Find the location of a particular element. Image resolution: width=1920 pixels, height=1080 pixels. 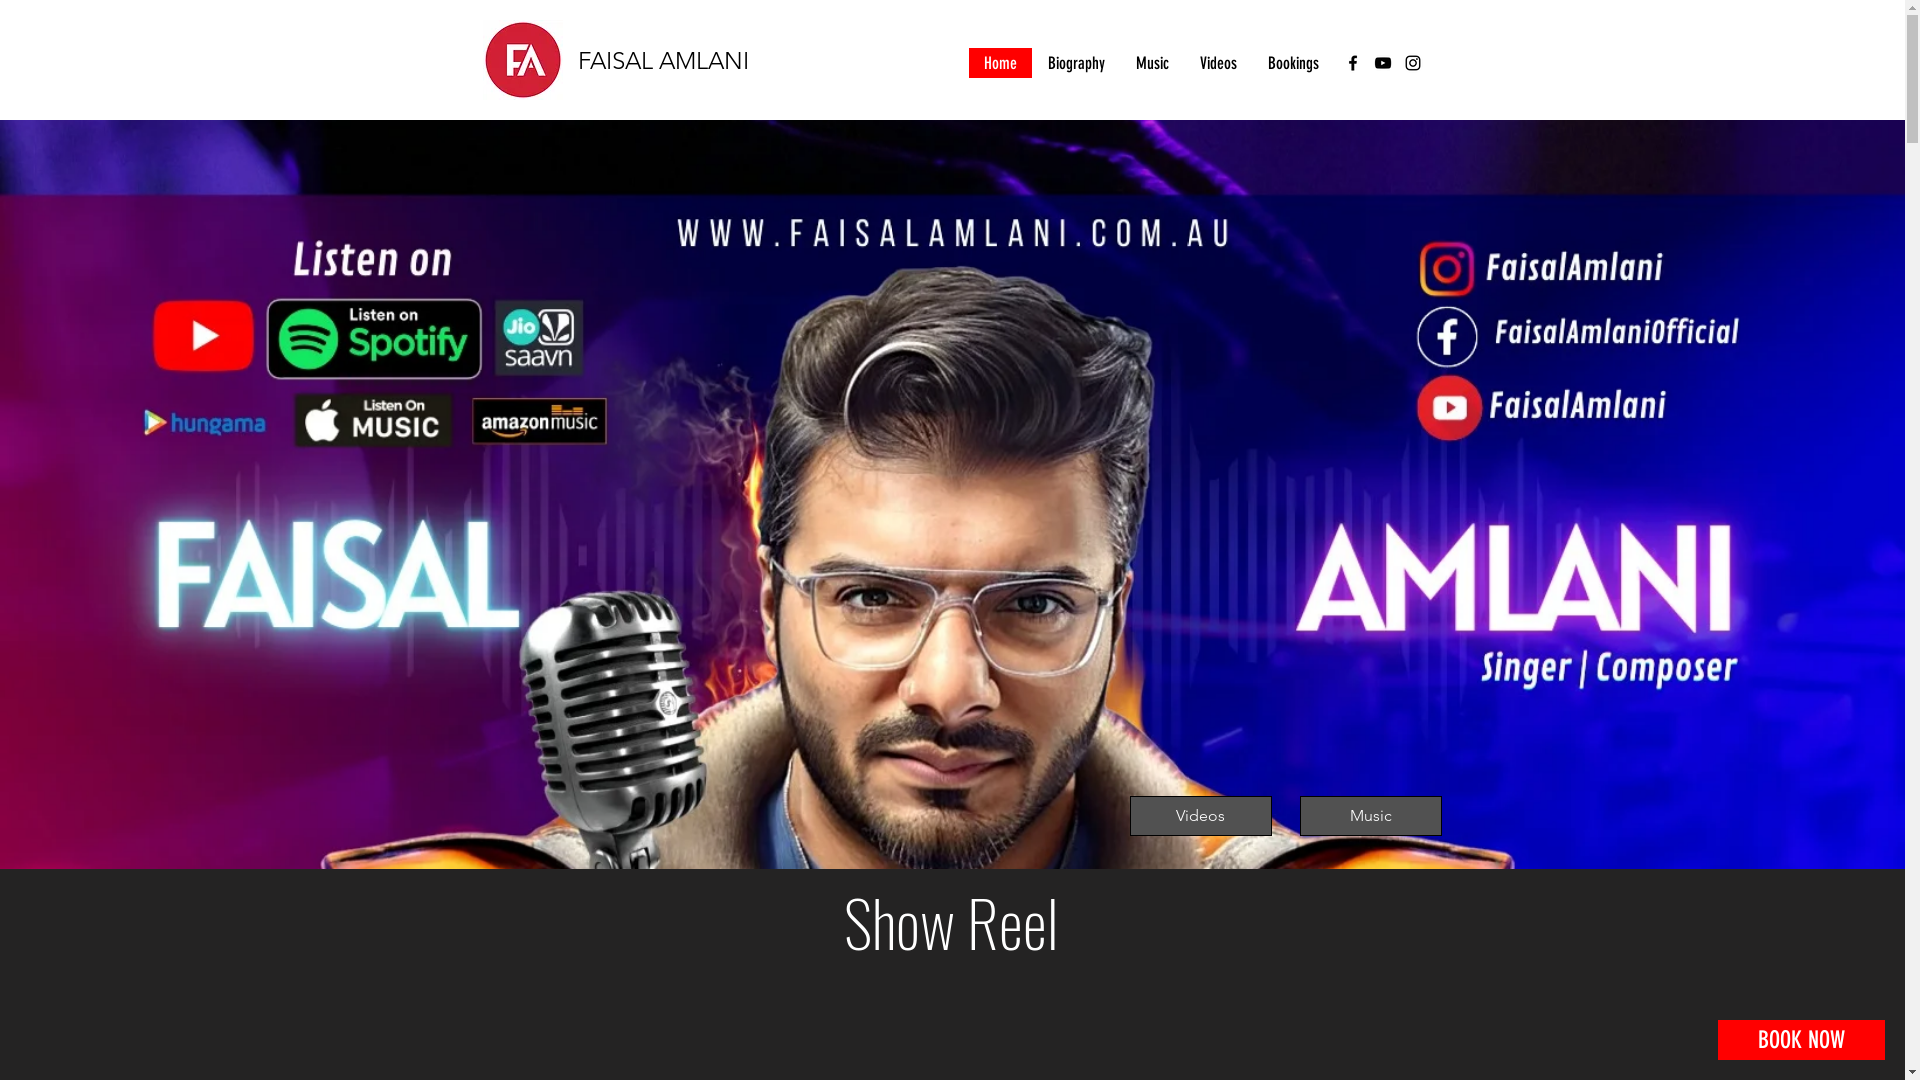

'Music' is located at coordinates (1152, 61).